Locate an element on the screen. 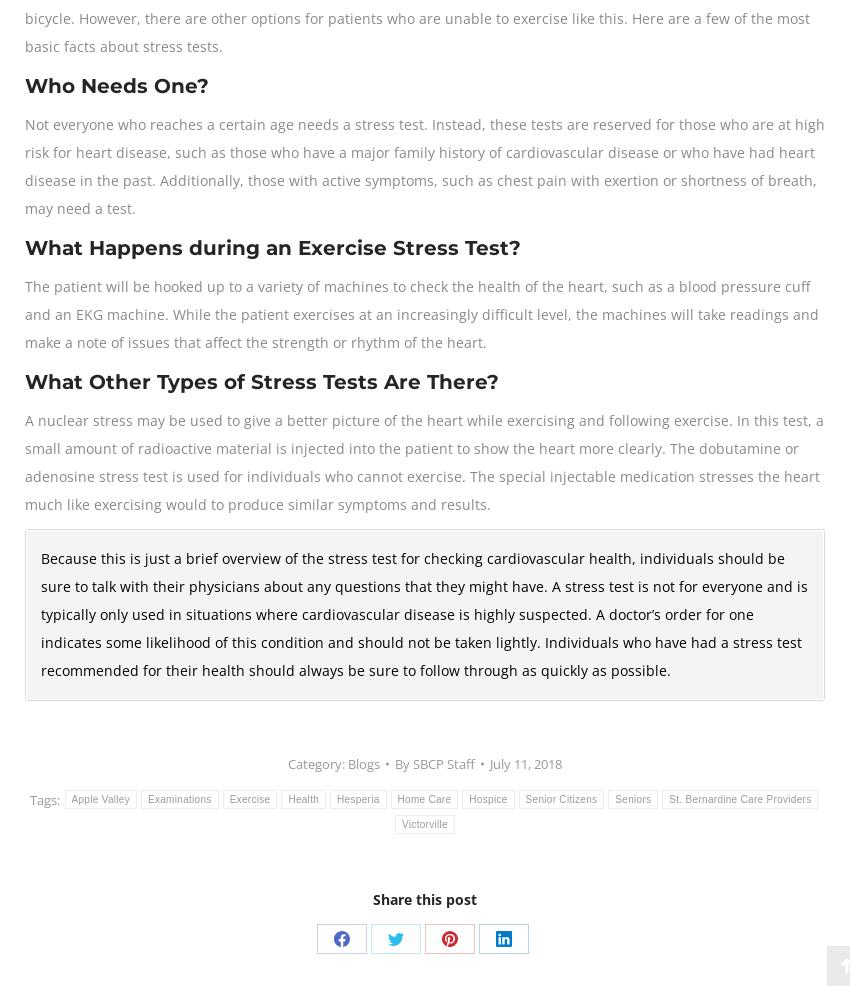  'Blogs' is located at coordinates (362, 763).